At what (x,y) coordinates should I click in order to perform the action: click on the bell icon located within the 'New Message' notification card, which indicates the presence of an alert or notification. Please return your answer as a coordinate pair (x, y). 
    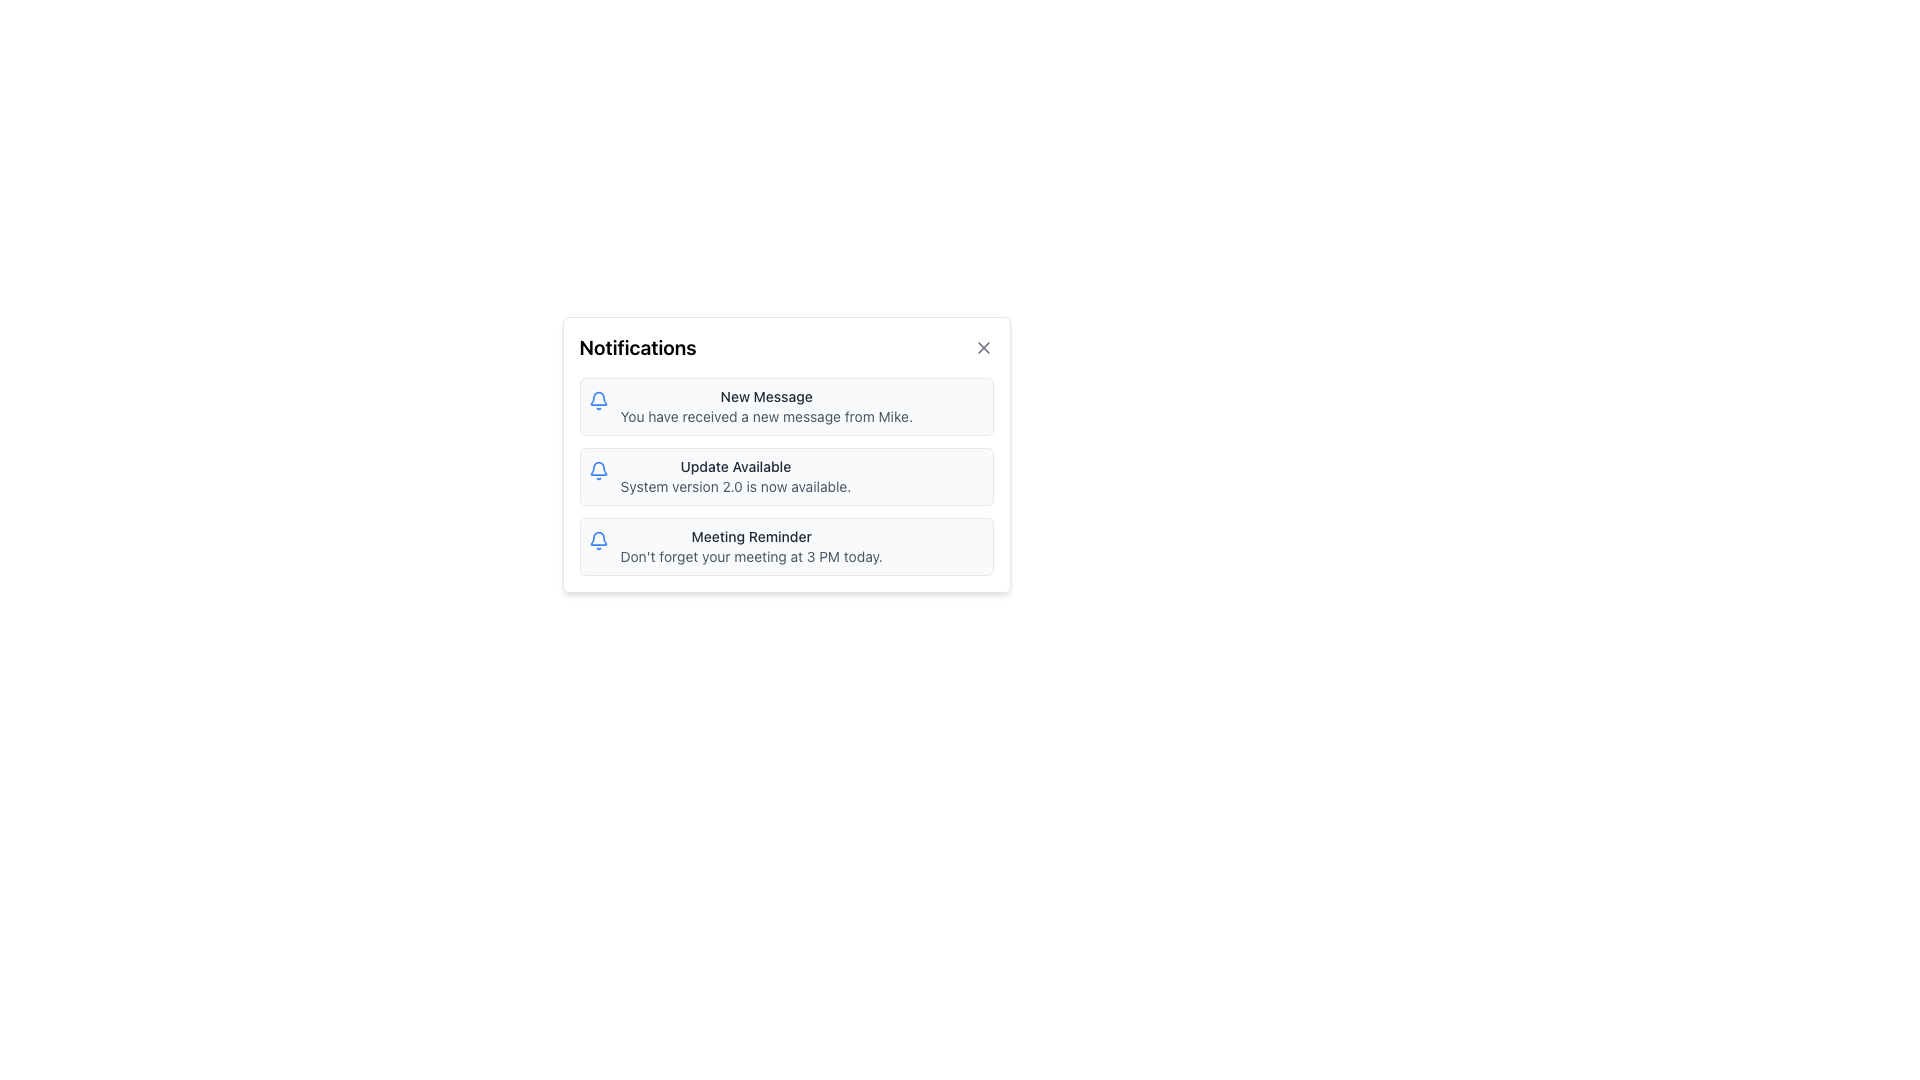
    Looking at the image, I should click on (597, 401).